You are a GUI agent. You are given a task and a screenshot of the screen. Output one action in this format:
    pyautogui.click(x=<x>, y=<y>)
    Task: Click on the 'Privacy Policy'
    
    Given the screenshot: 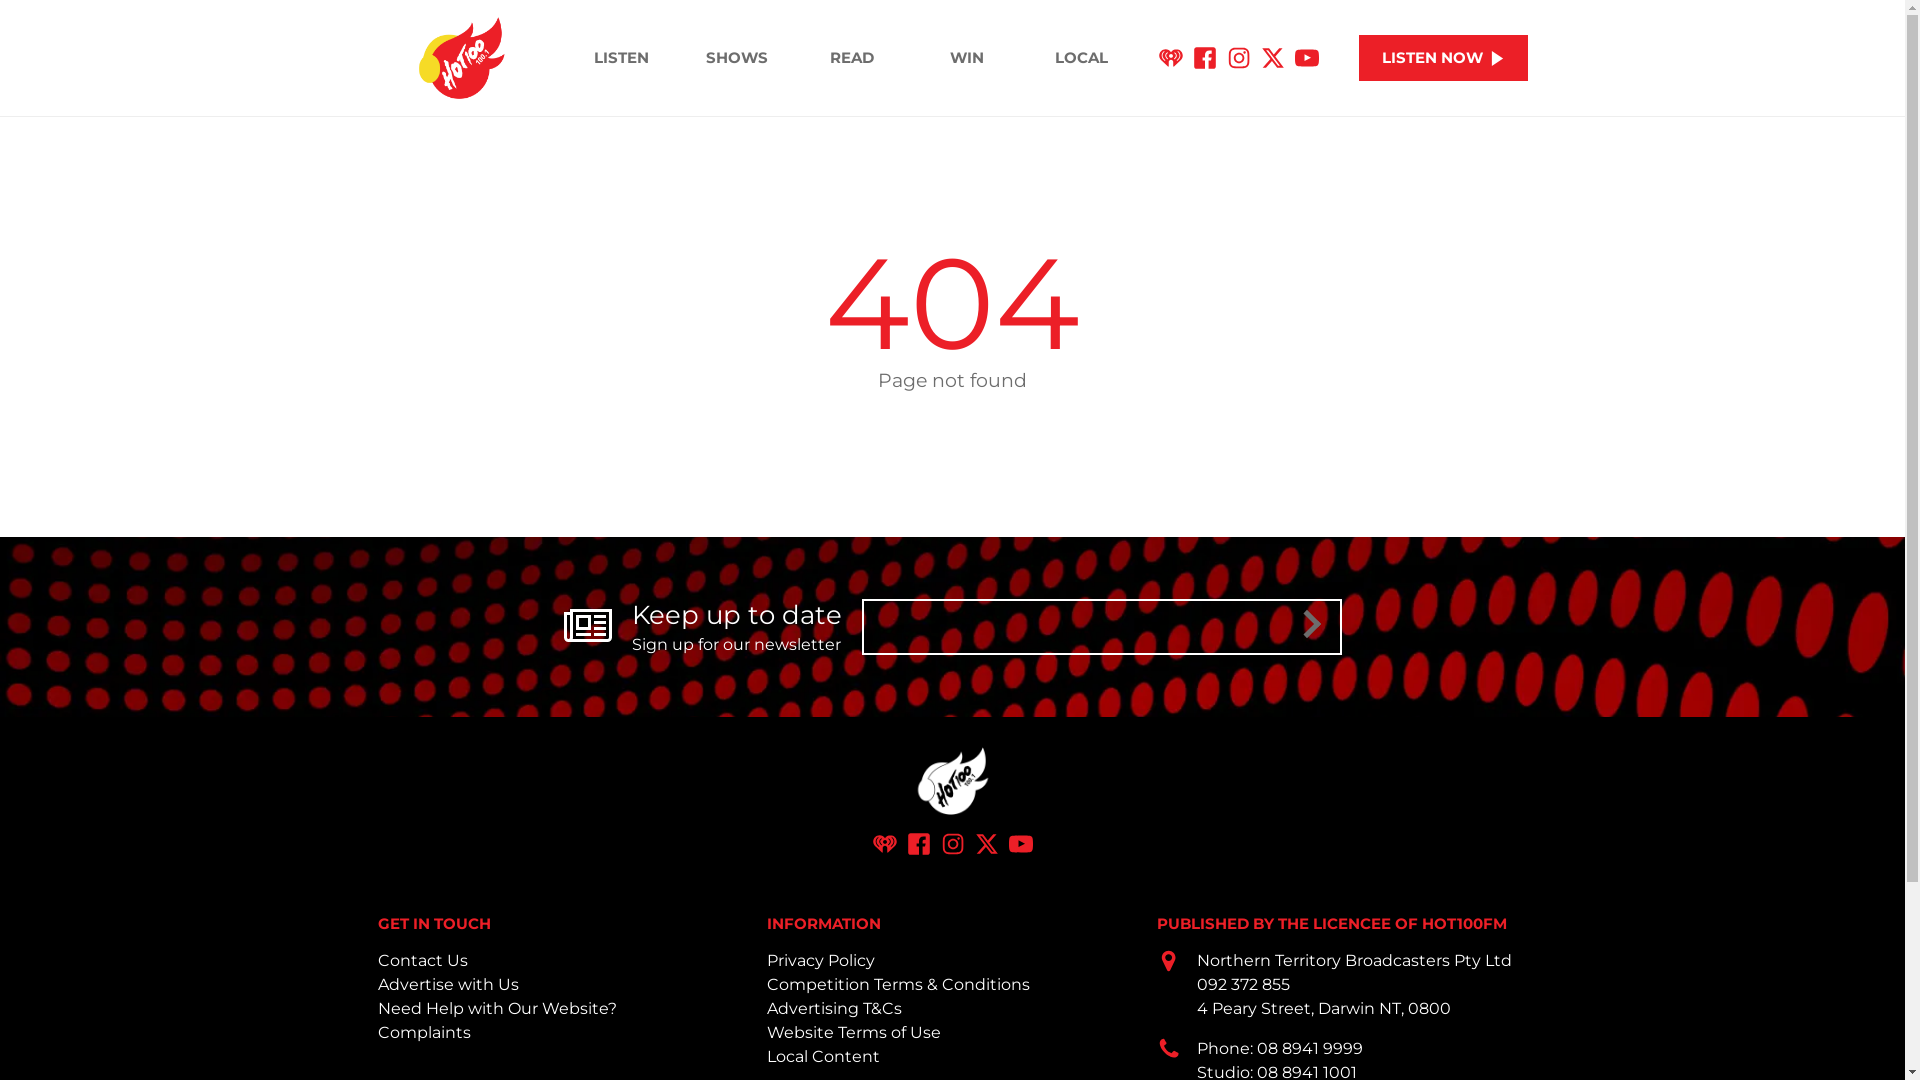 What is the action you would take?
    pyautogui.click(x=766, y=959)
    